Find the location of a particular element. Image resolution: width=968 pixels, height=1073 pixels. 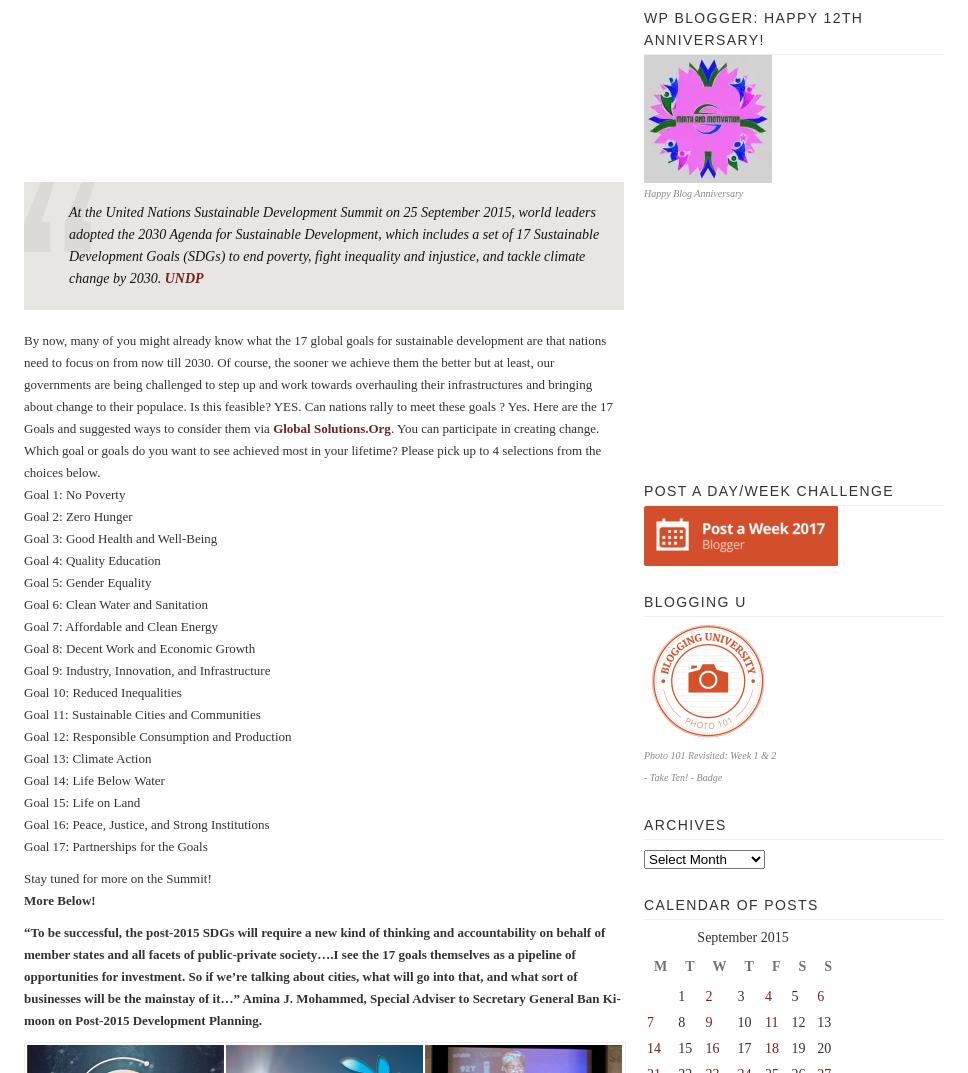

'Goal 10: Reduced Inequalities' is located at coordinates (102, 692).